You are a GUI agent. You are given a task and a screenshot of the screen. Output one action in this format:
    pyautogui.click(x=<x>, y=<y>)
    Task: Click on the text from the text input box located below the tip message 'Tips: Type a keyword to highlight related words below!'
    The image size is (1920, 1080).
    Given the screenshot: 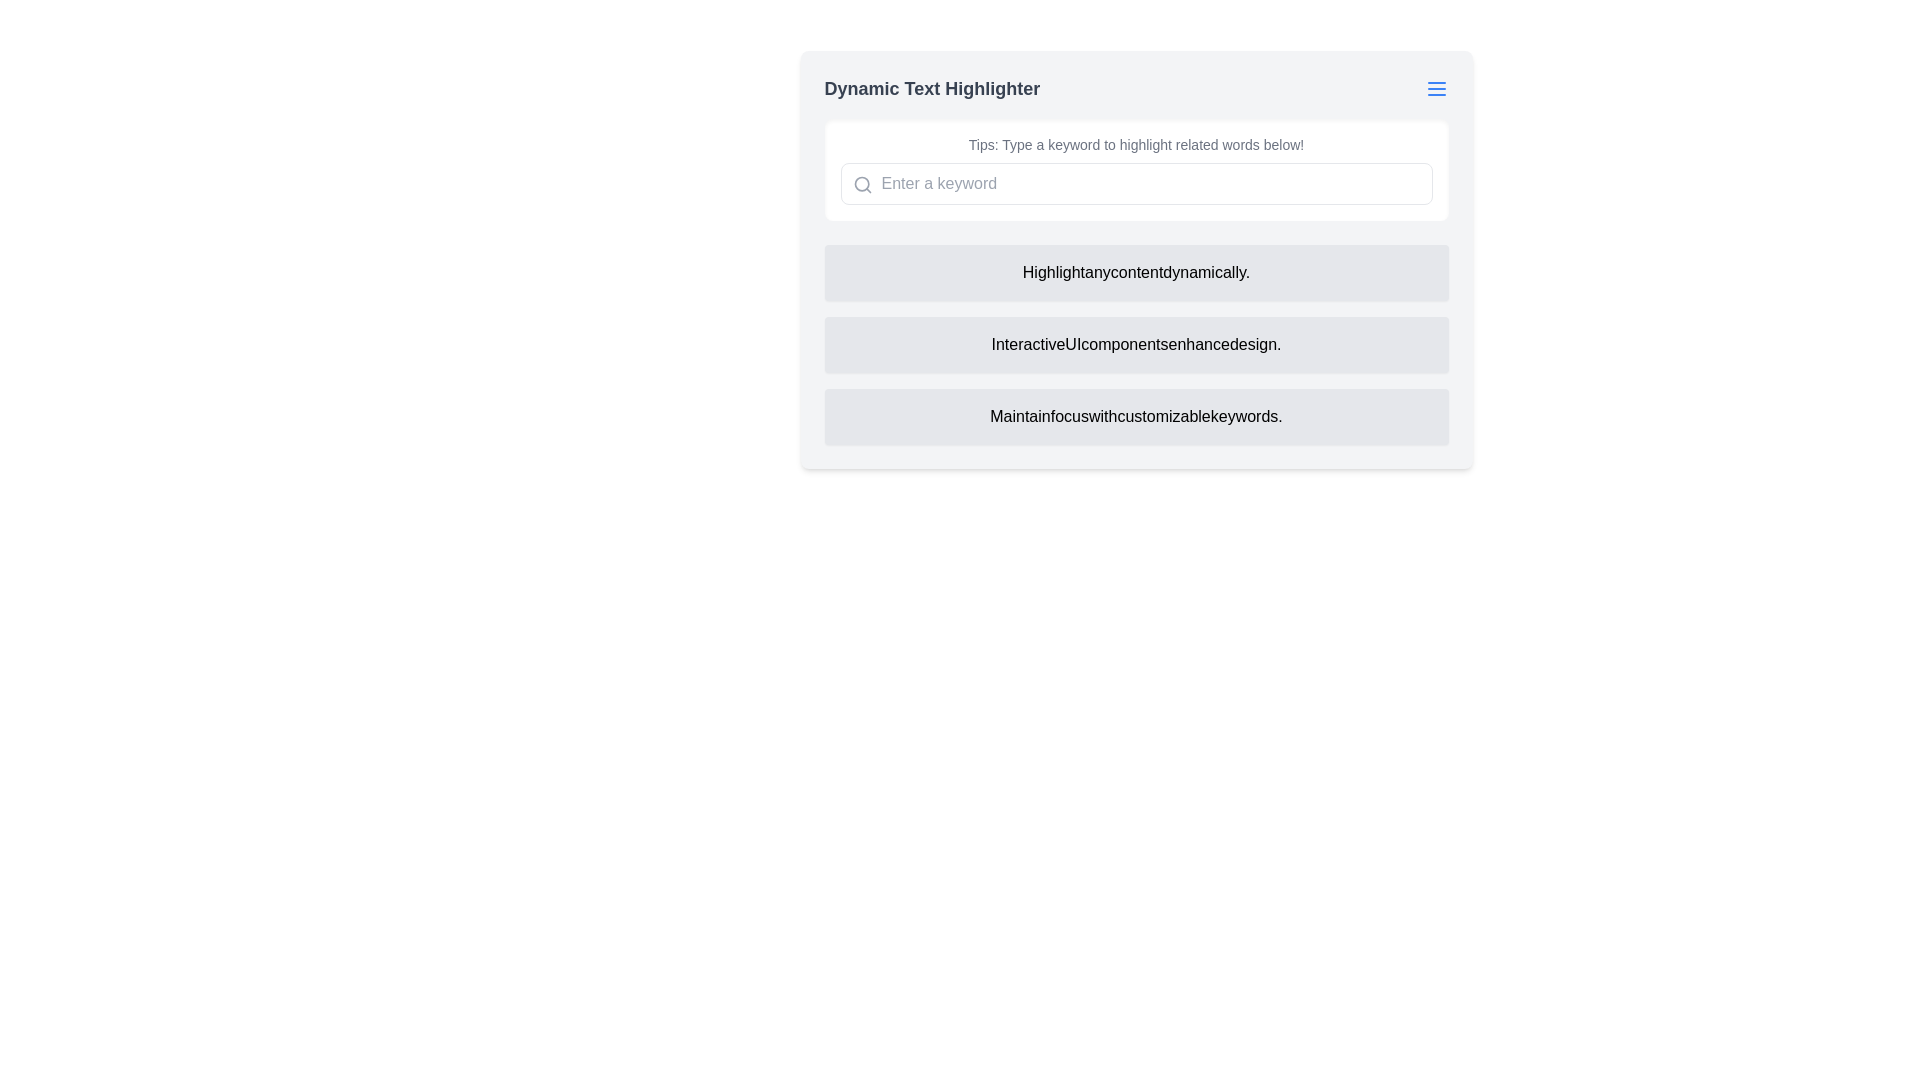 What is the action you would take?
    pyautogui.click(x=1136, y=184)
    